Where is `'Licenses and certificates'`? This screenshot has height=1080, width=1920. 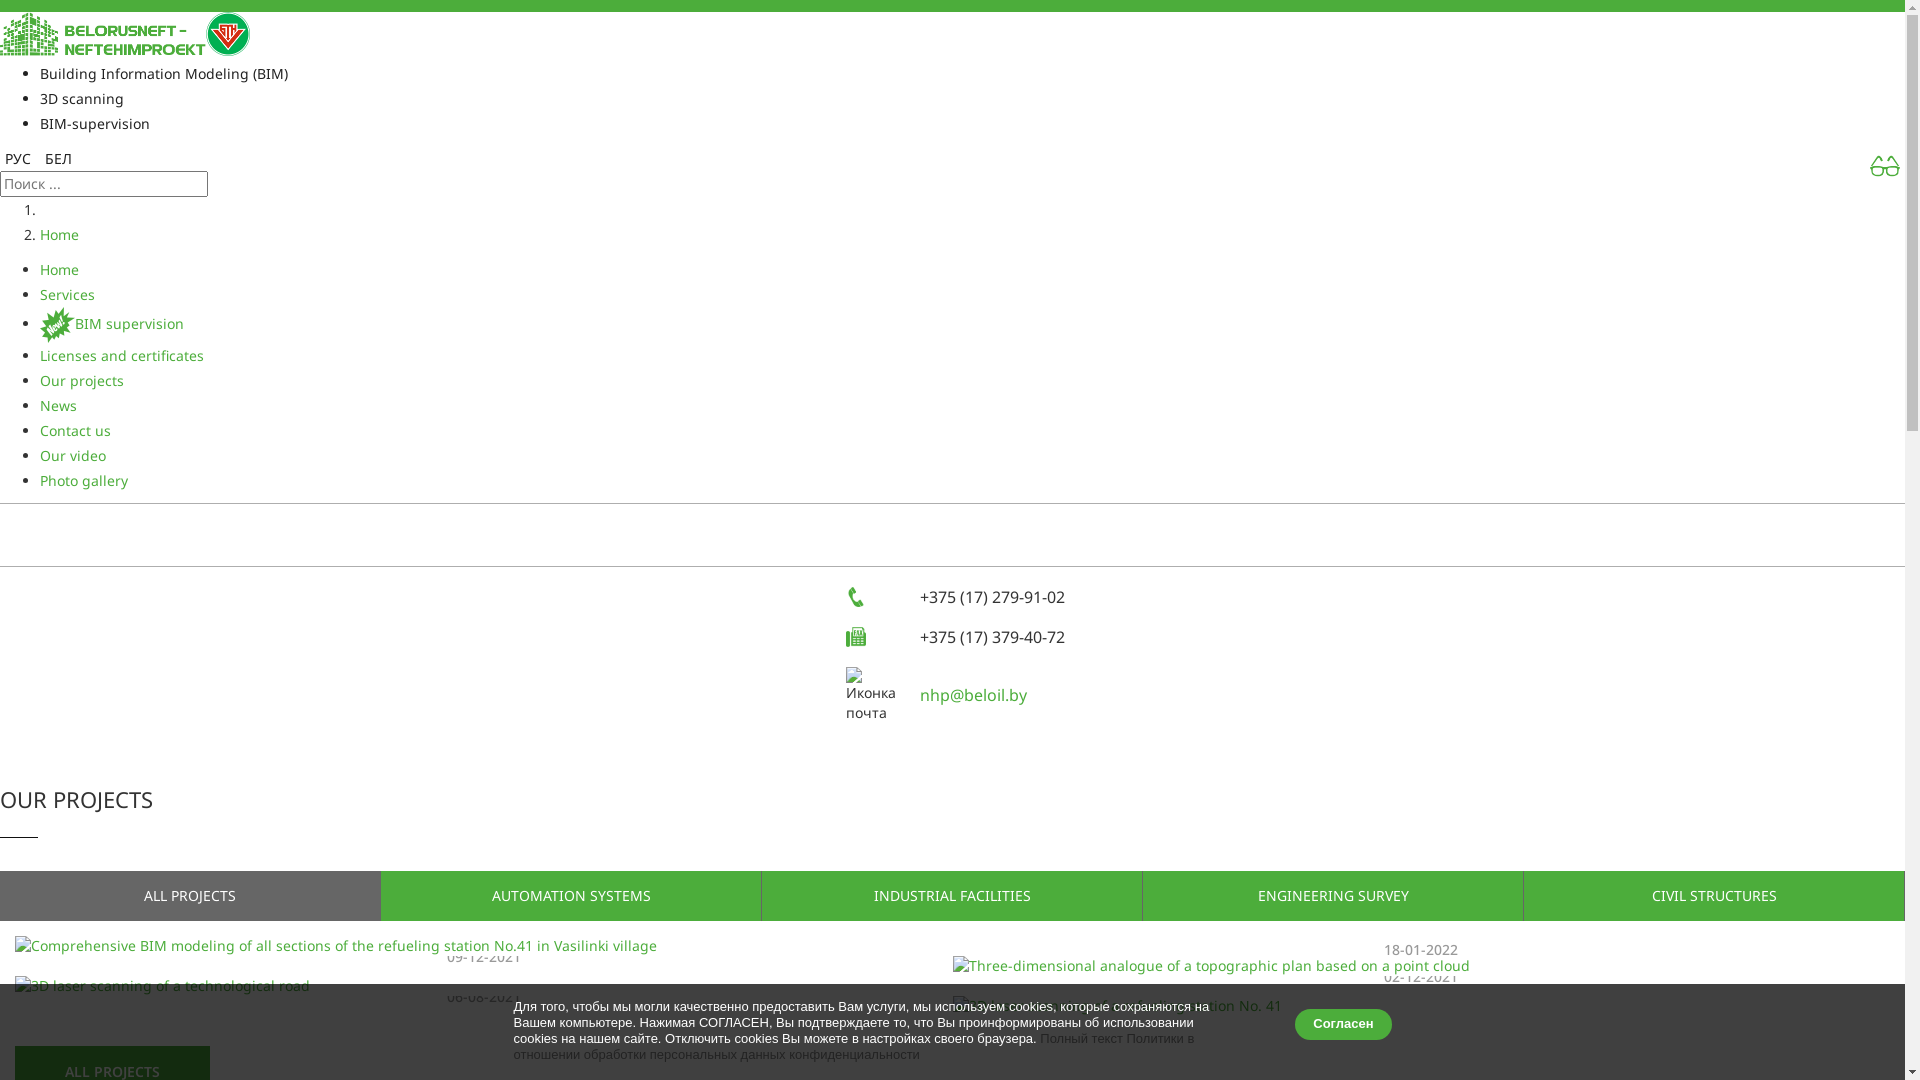
'Licenses and certificates' is located at coordinates (120, 354).